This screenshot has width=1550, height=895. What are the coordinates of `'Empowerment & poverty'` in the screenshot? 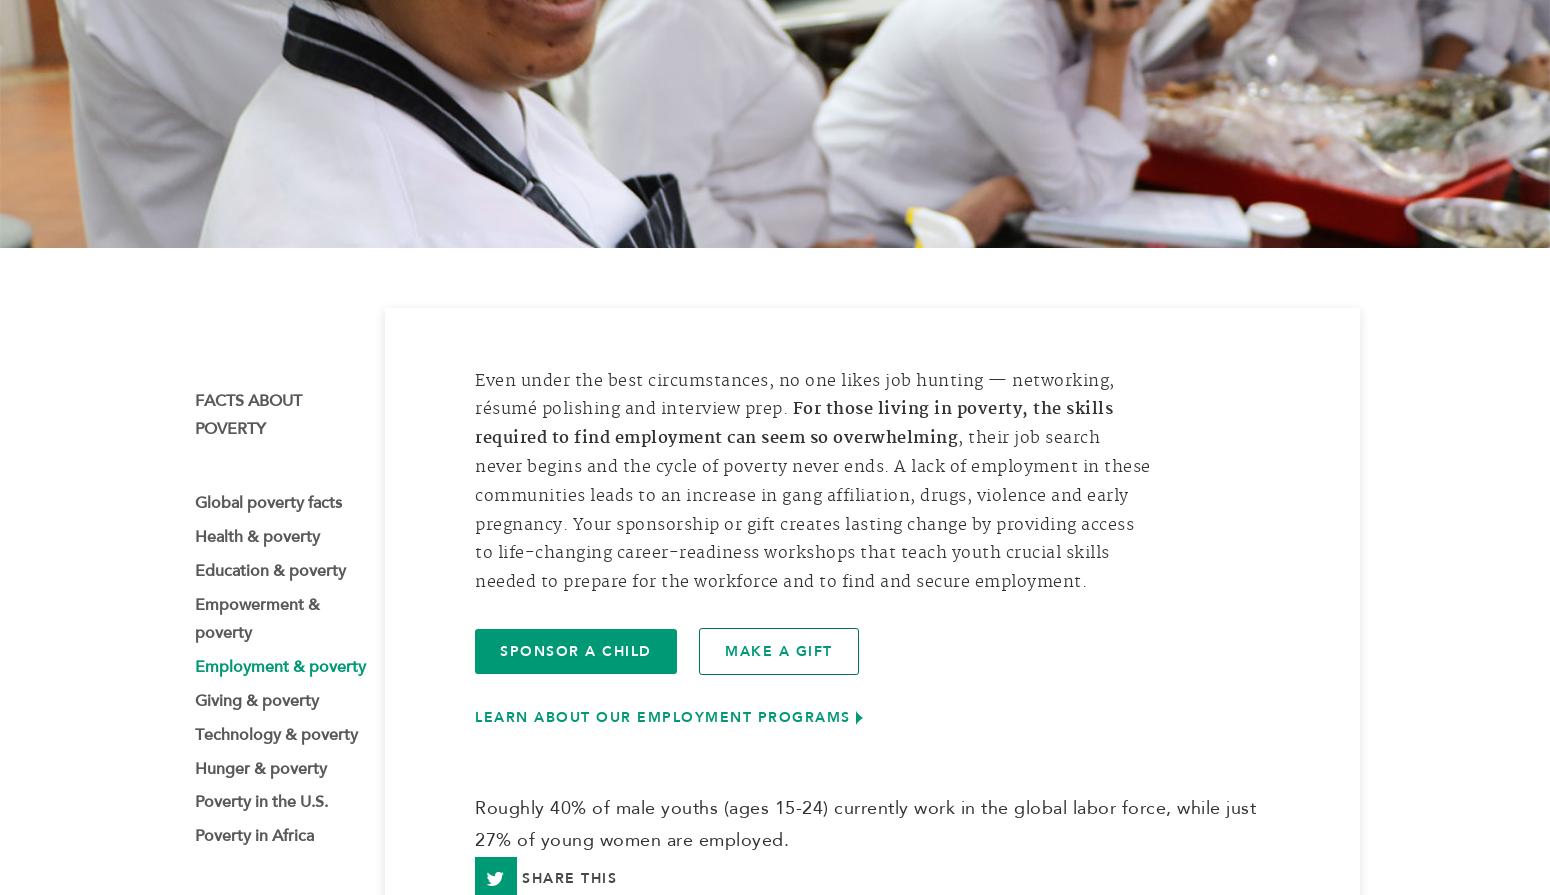 It's located at (257, 626).